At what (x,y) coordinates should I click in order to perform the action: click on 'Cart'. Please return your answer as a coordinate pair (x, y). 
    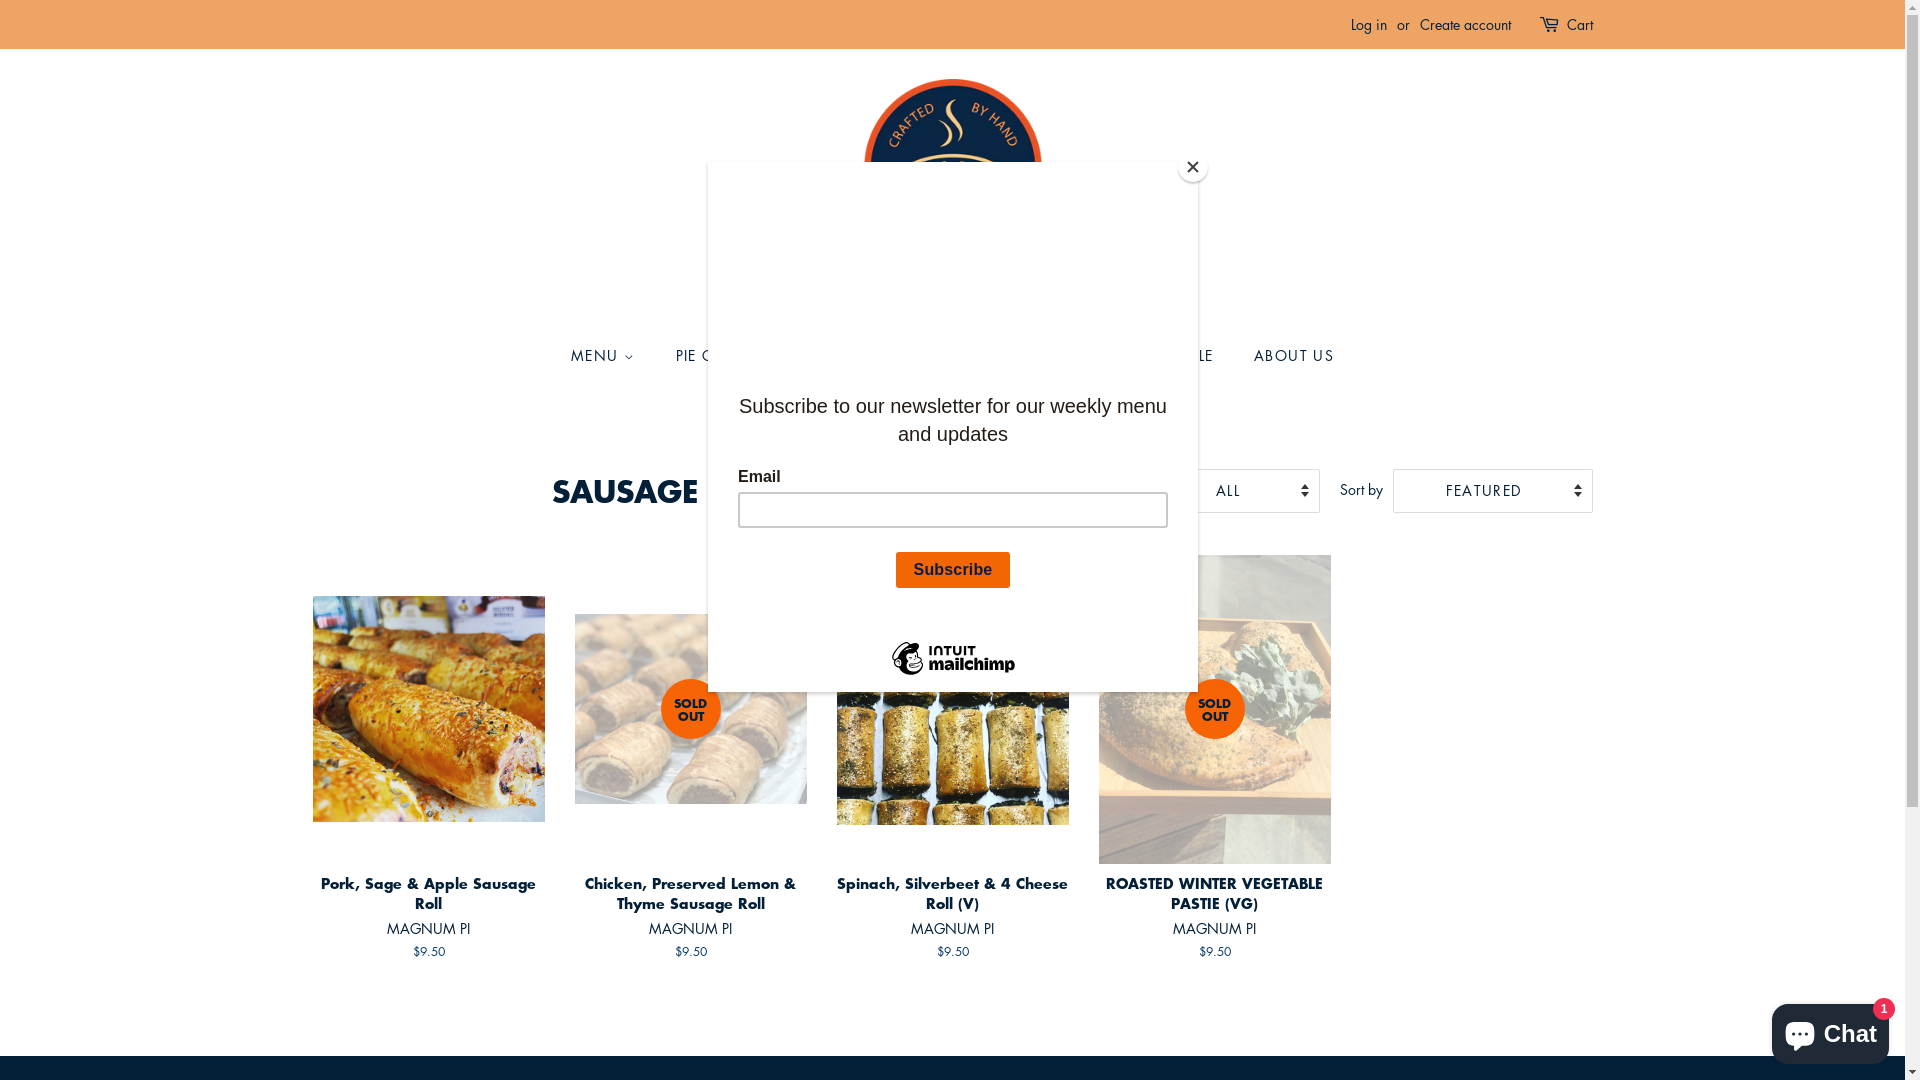
    Looking at the image, I should click on (1578, 24).